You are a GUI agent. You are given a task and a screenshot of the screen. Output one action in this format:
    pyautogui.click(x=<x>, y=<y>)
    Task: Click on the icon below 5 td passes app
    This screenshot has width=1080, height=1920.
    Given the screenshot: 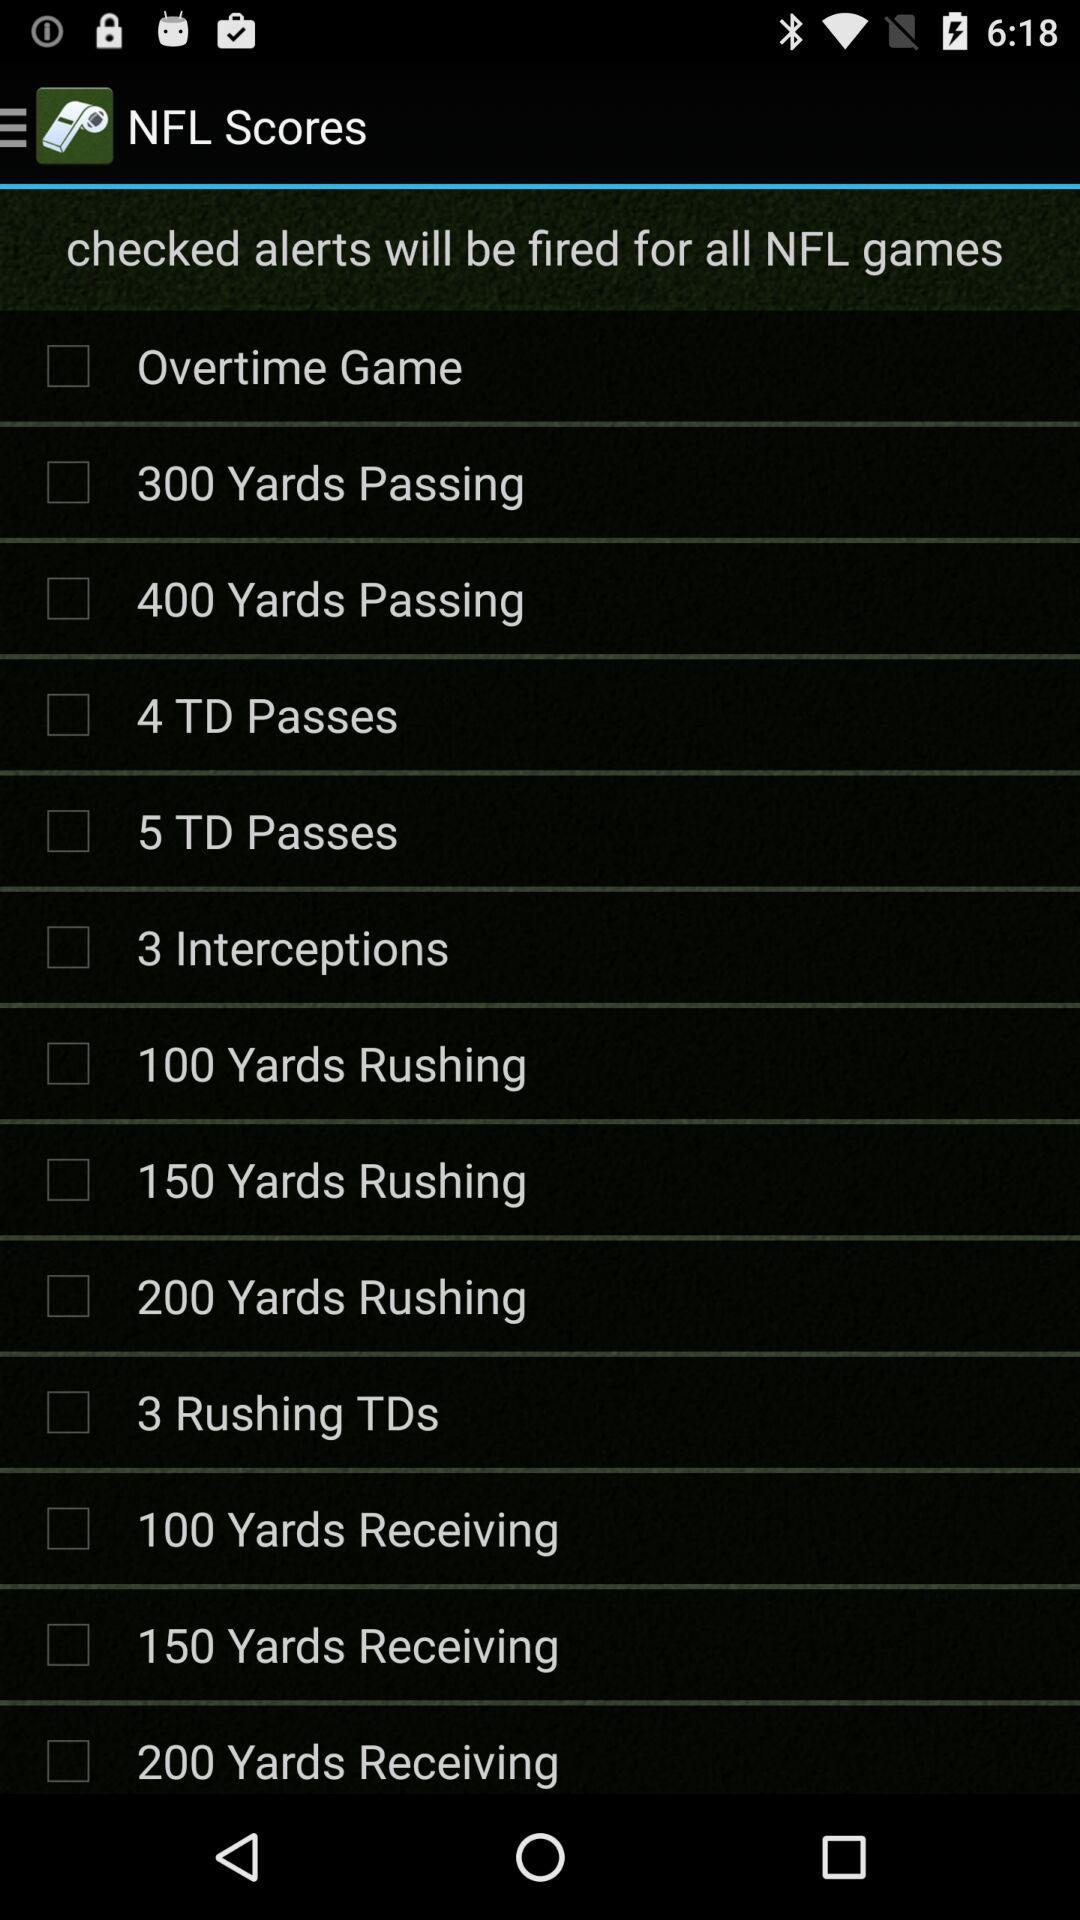 What is the action you would take?
    pyautogui.click(x=292, y=945)
    